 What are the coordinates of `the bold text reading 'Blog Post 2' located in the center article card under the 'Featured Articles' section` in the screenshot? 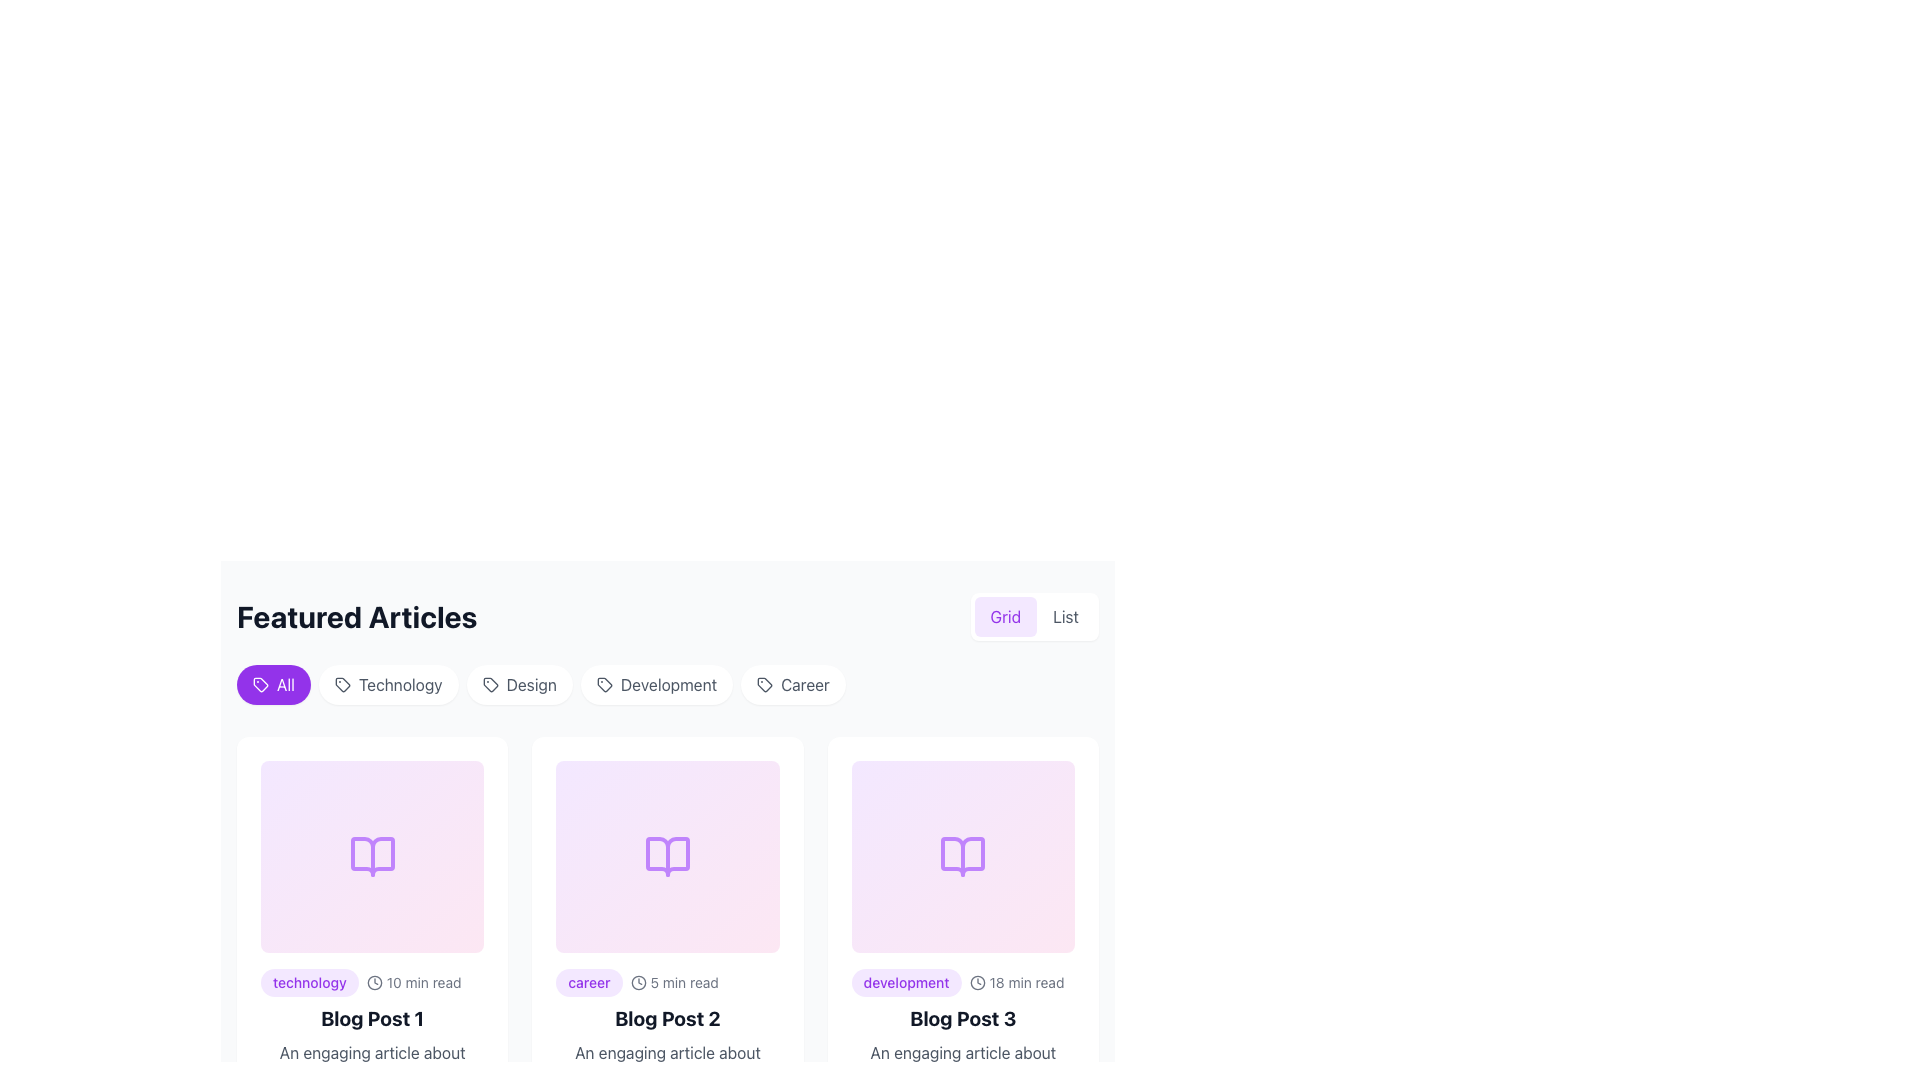 It's located at (667, 1018).